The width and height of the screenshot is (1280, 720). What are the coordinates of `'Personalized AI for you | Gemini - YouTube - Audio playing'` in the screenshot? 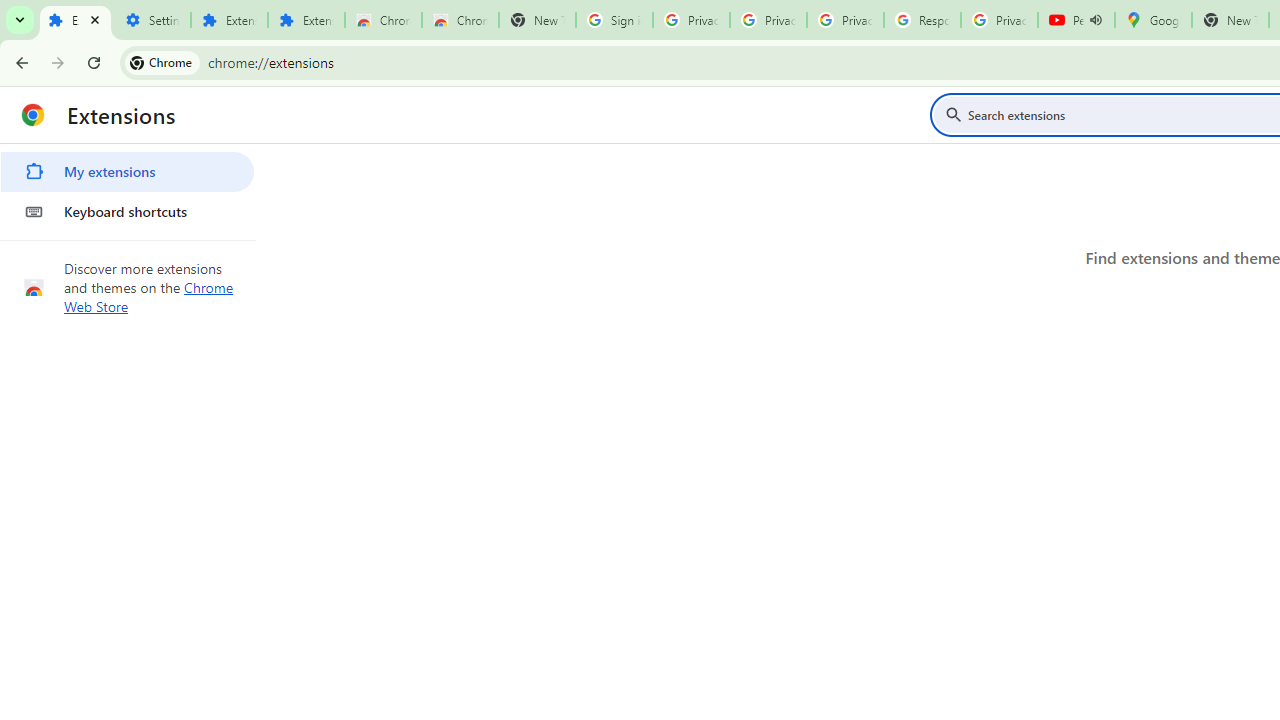 It's located at (1075, 20).